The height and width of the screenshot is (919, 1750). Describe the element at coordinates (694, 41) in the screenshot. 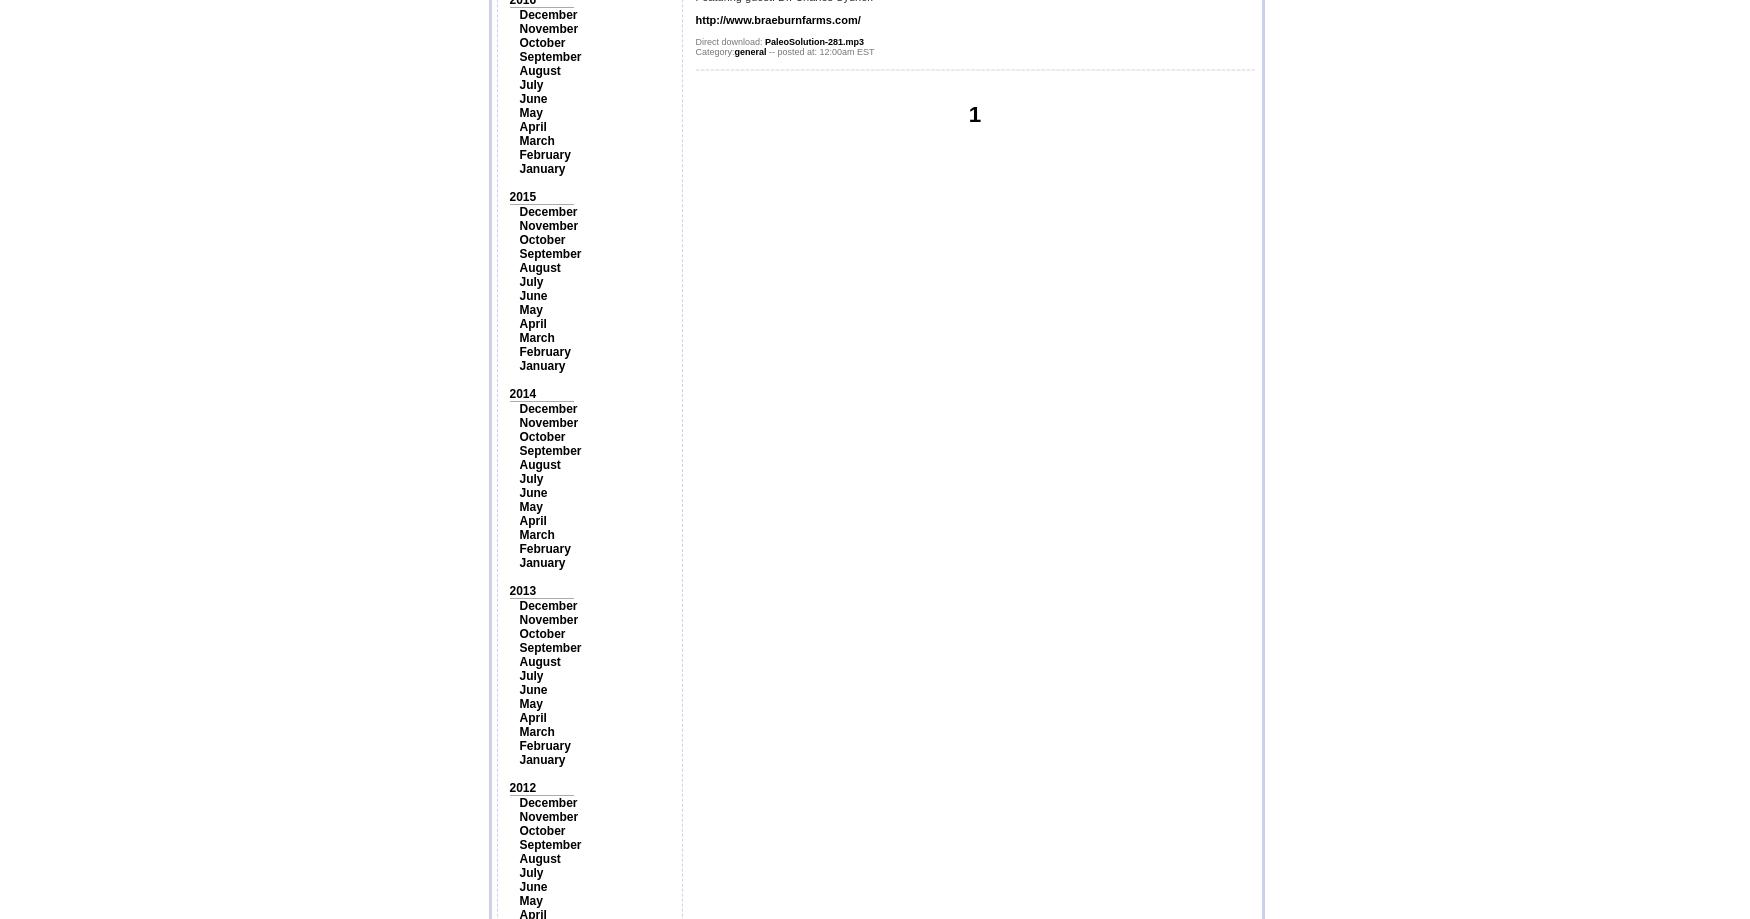

I see `'Direct download:'` at that location.